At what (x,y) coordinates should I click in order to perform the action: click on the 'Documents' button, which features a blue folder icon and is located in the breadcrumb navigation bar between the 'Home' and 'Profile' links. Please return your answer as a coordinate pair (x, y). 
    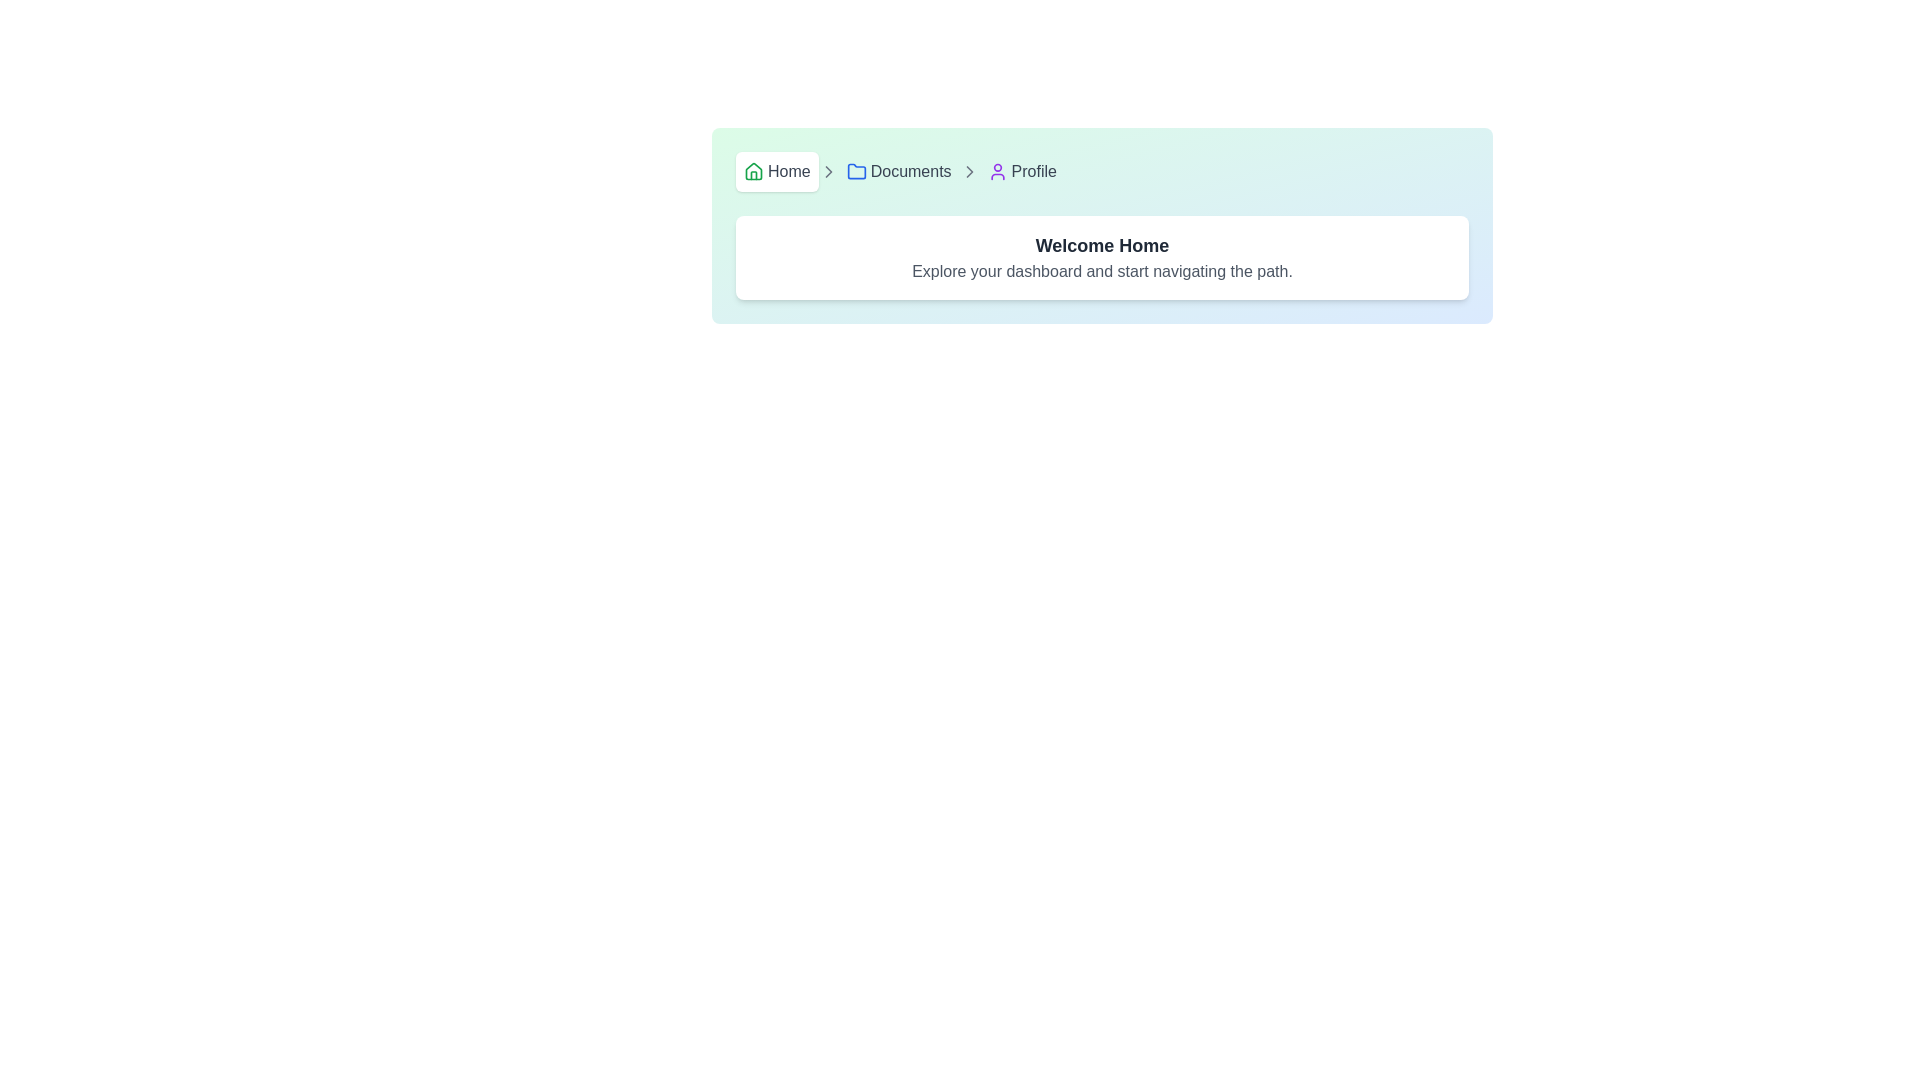
    Looking at the image, I should click on (897, 171).